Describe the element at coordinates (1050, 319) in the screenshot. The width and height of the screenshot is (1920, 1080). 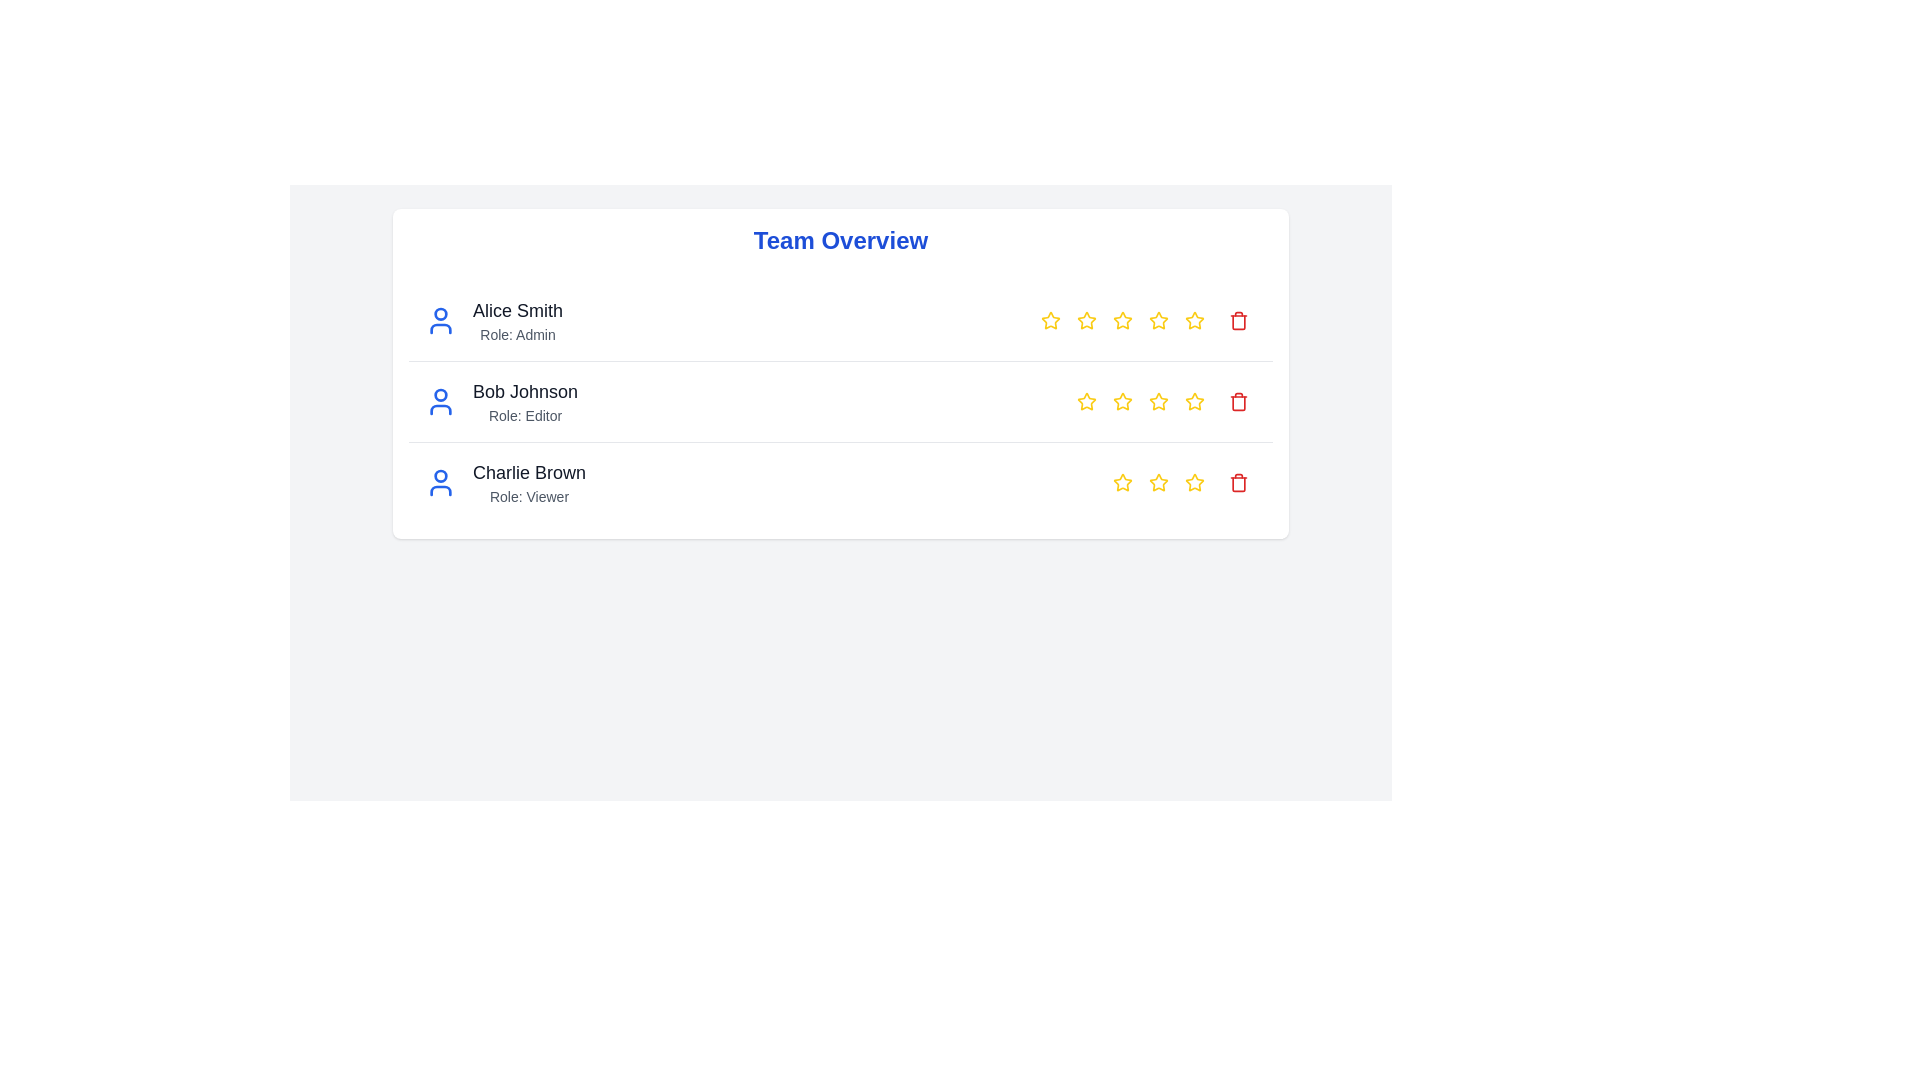
I see `the first star icon in the row of rating stars for user Alice Smith in the 'Team Overview' section` at that location.